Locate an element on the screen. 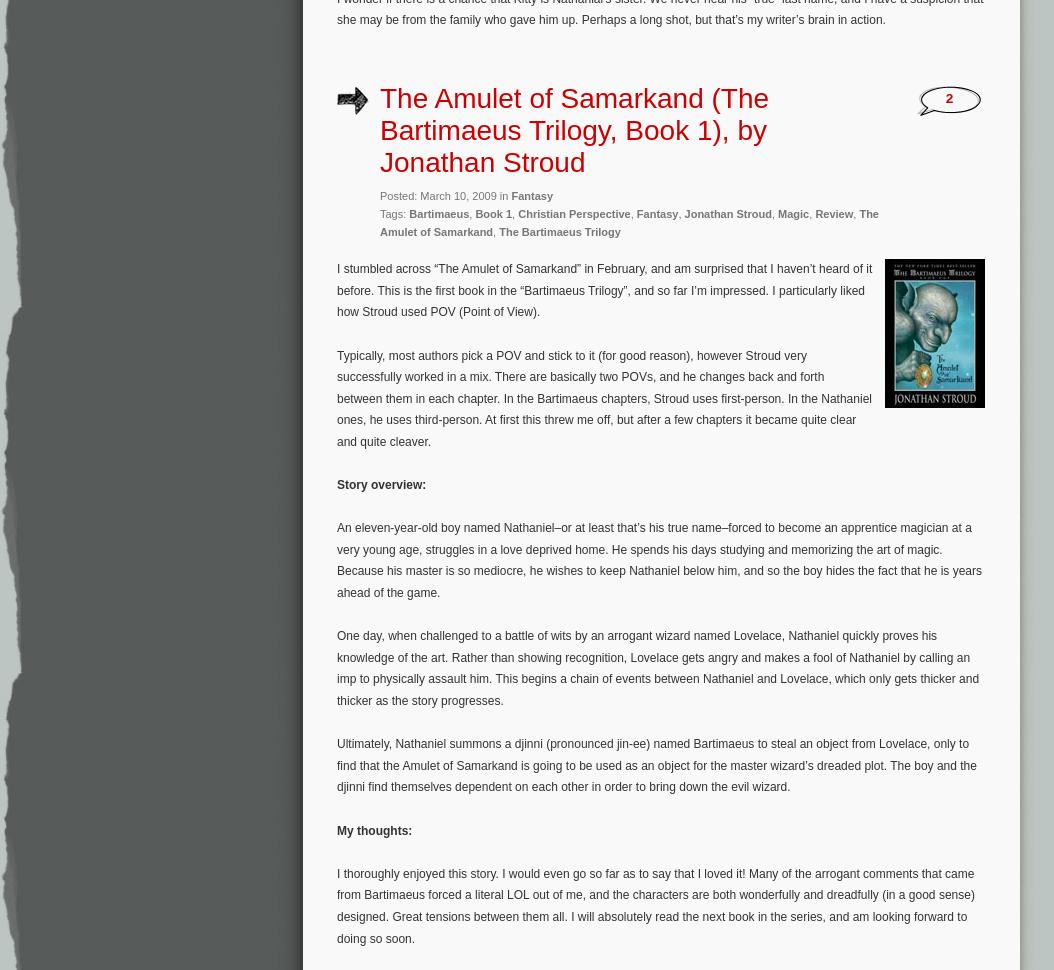 Image resolution: width=1054 pixels, height=970 pixels. 'My thoughts:' is located at coordinates (336, 829).